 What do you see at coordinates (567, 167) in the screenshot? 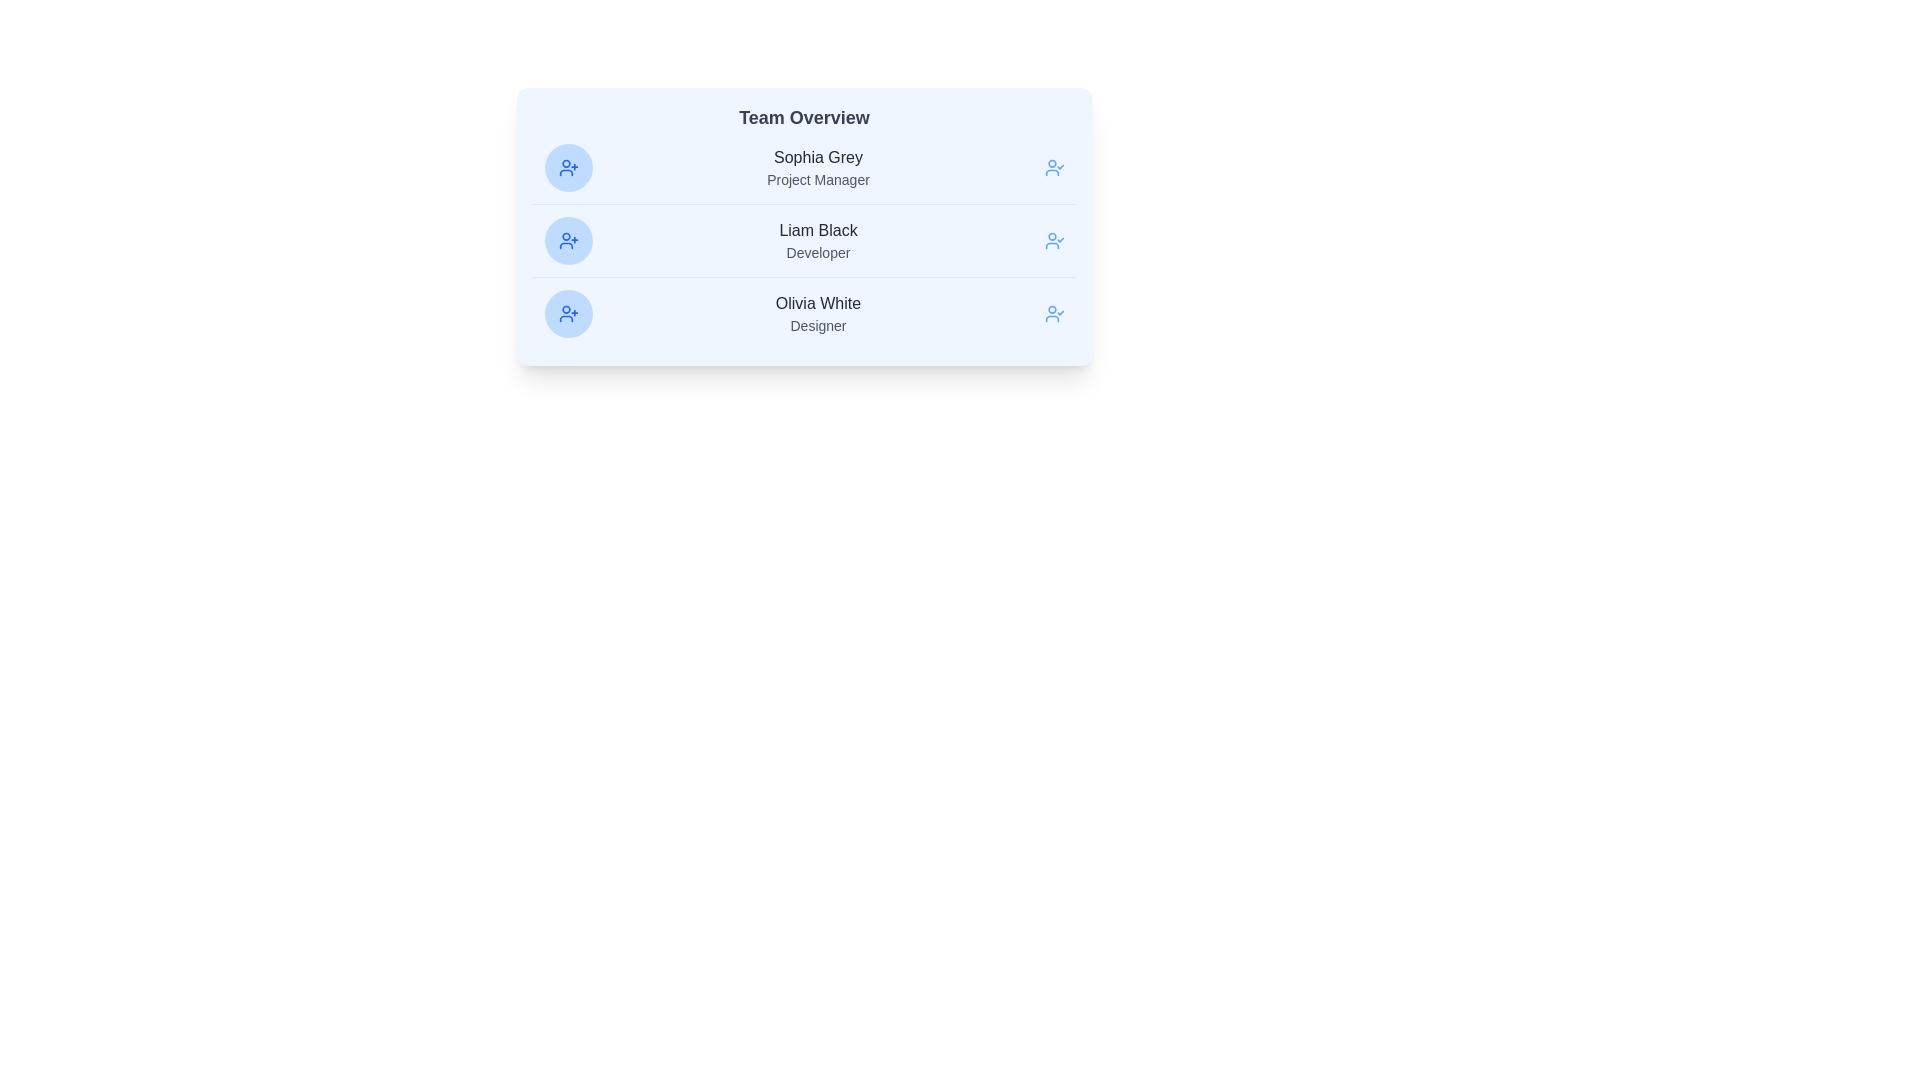
I see `the user icon located to the left of the text 'Sophia Grey', which is vertically aligned with it in the first row of the list inside the panel` at bounding box center [567, 167].